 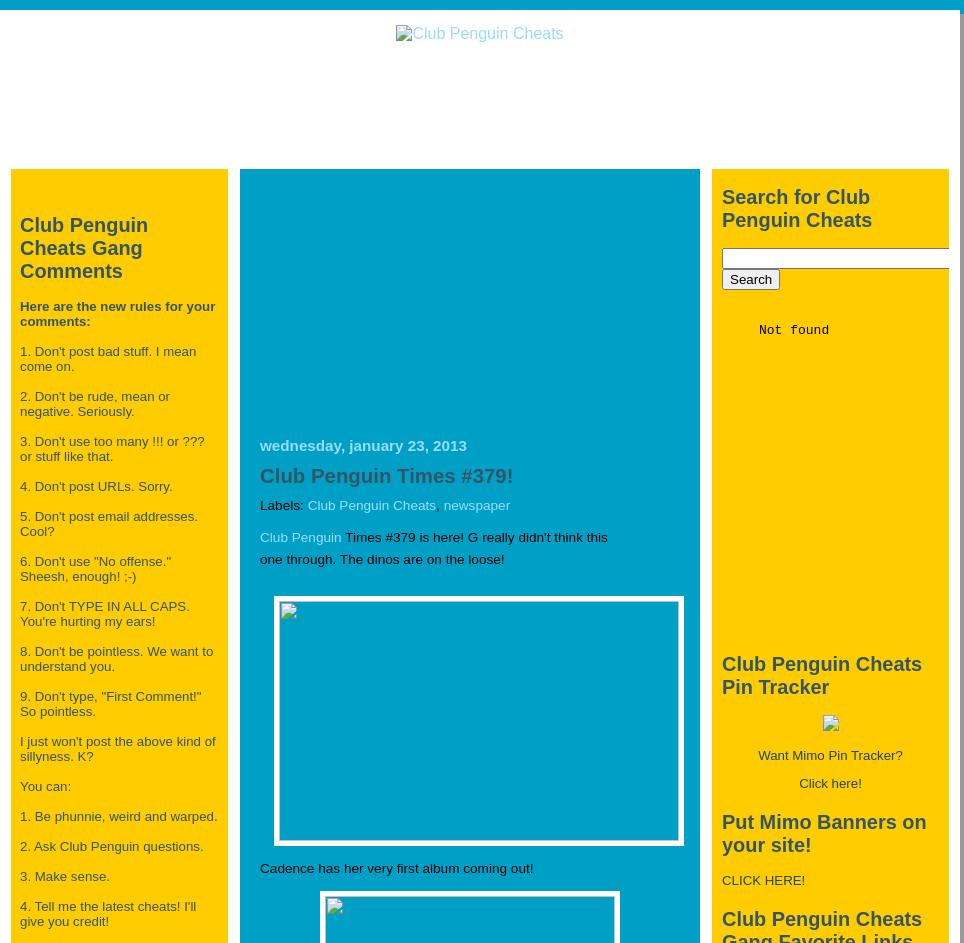 I want to click on 'You can:', so click(x=18, y=786).